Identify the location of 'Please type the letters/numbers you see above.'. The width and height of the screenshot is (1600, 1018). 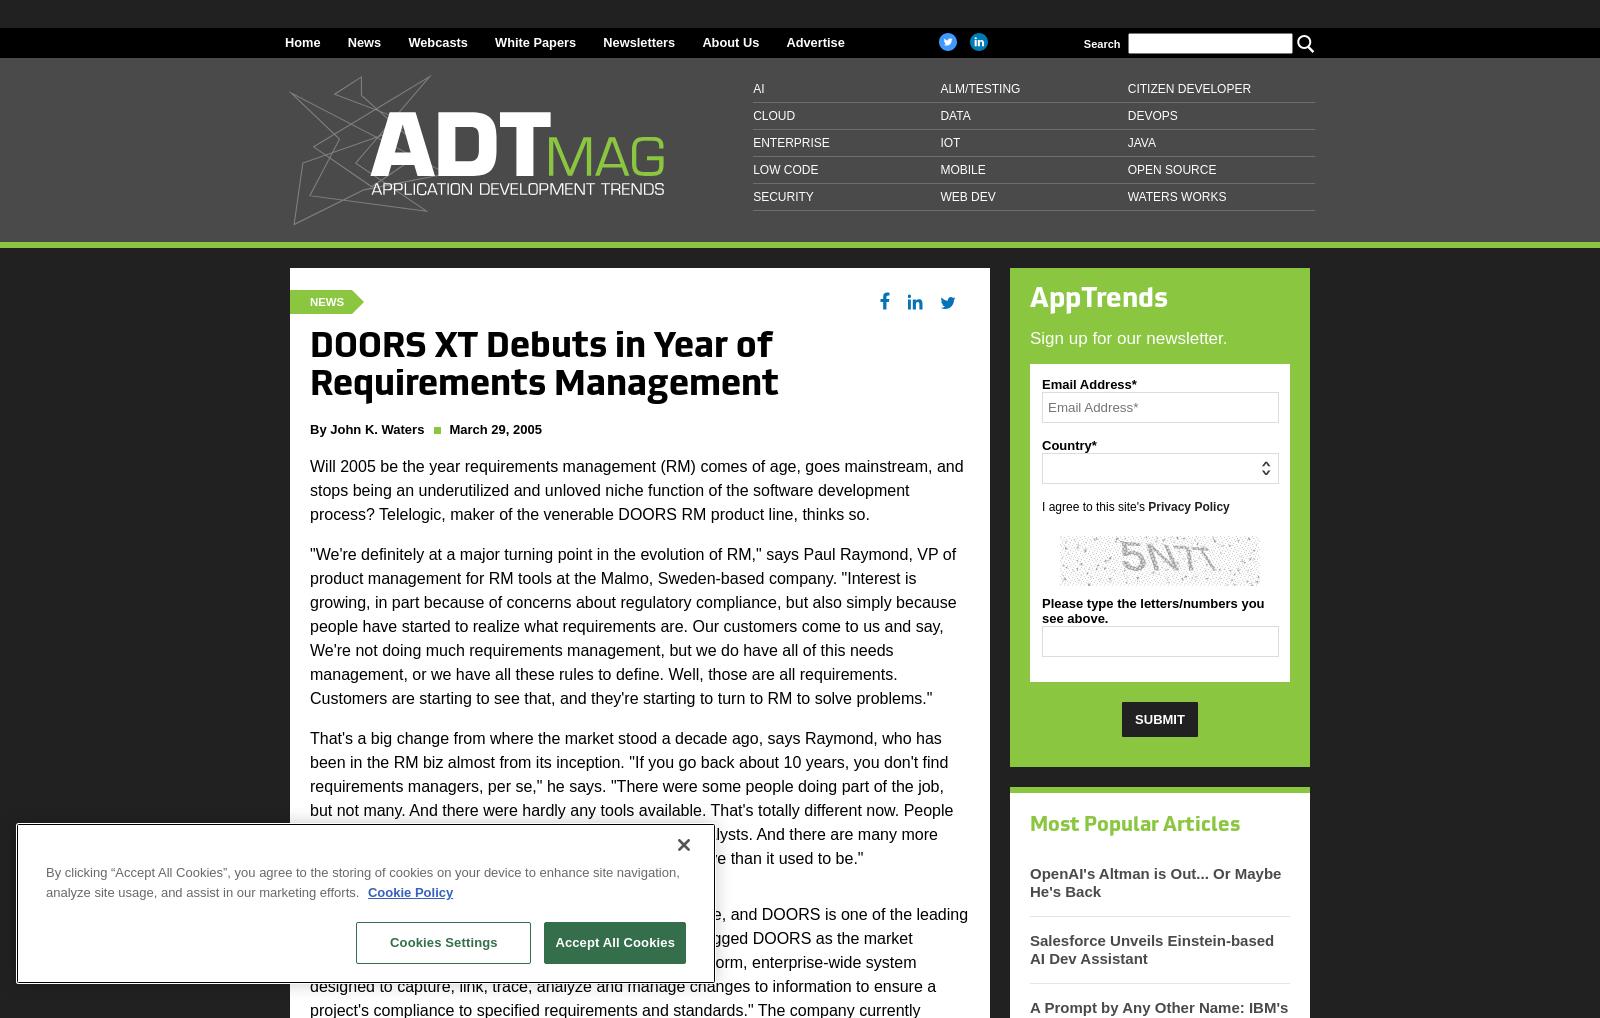
(1041, 609).